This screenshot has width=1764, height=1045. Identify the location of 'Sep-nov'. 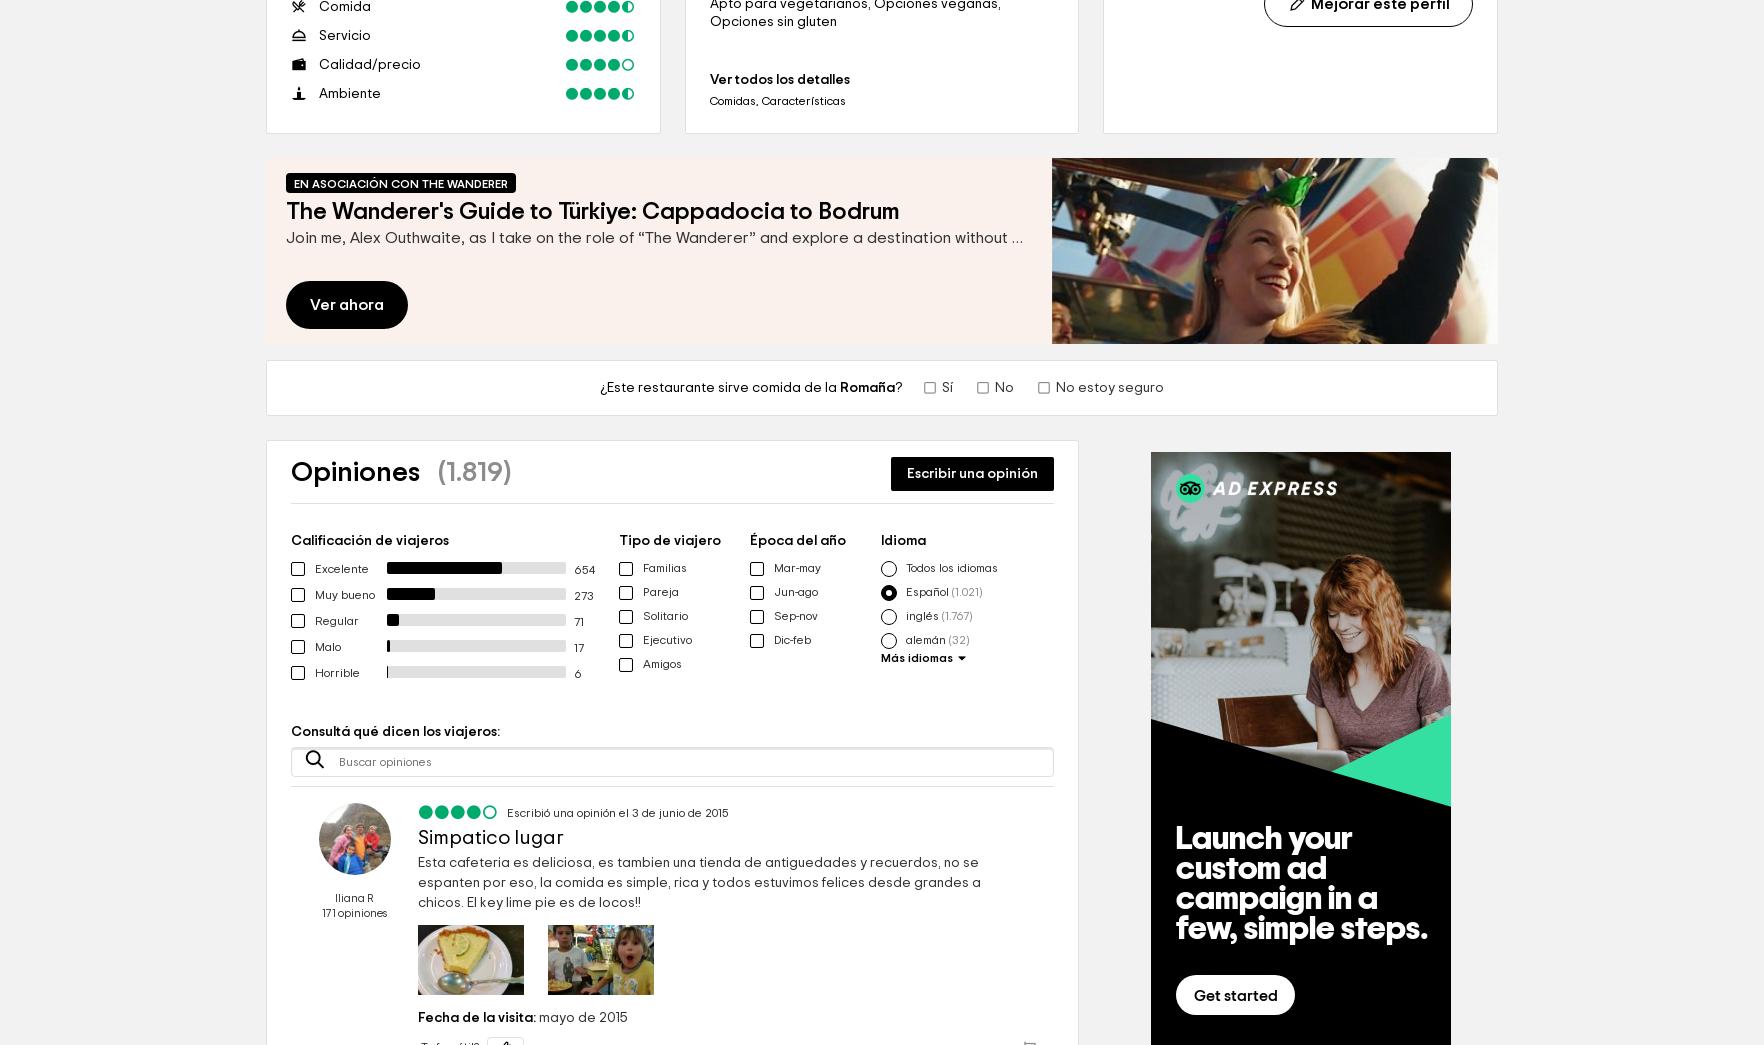
(795, 615).